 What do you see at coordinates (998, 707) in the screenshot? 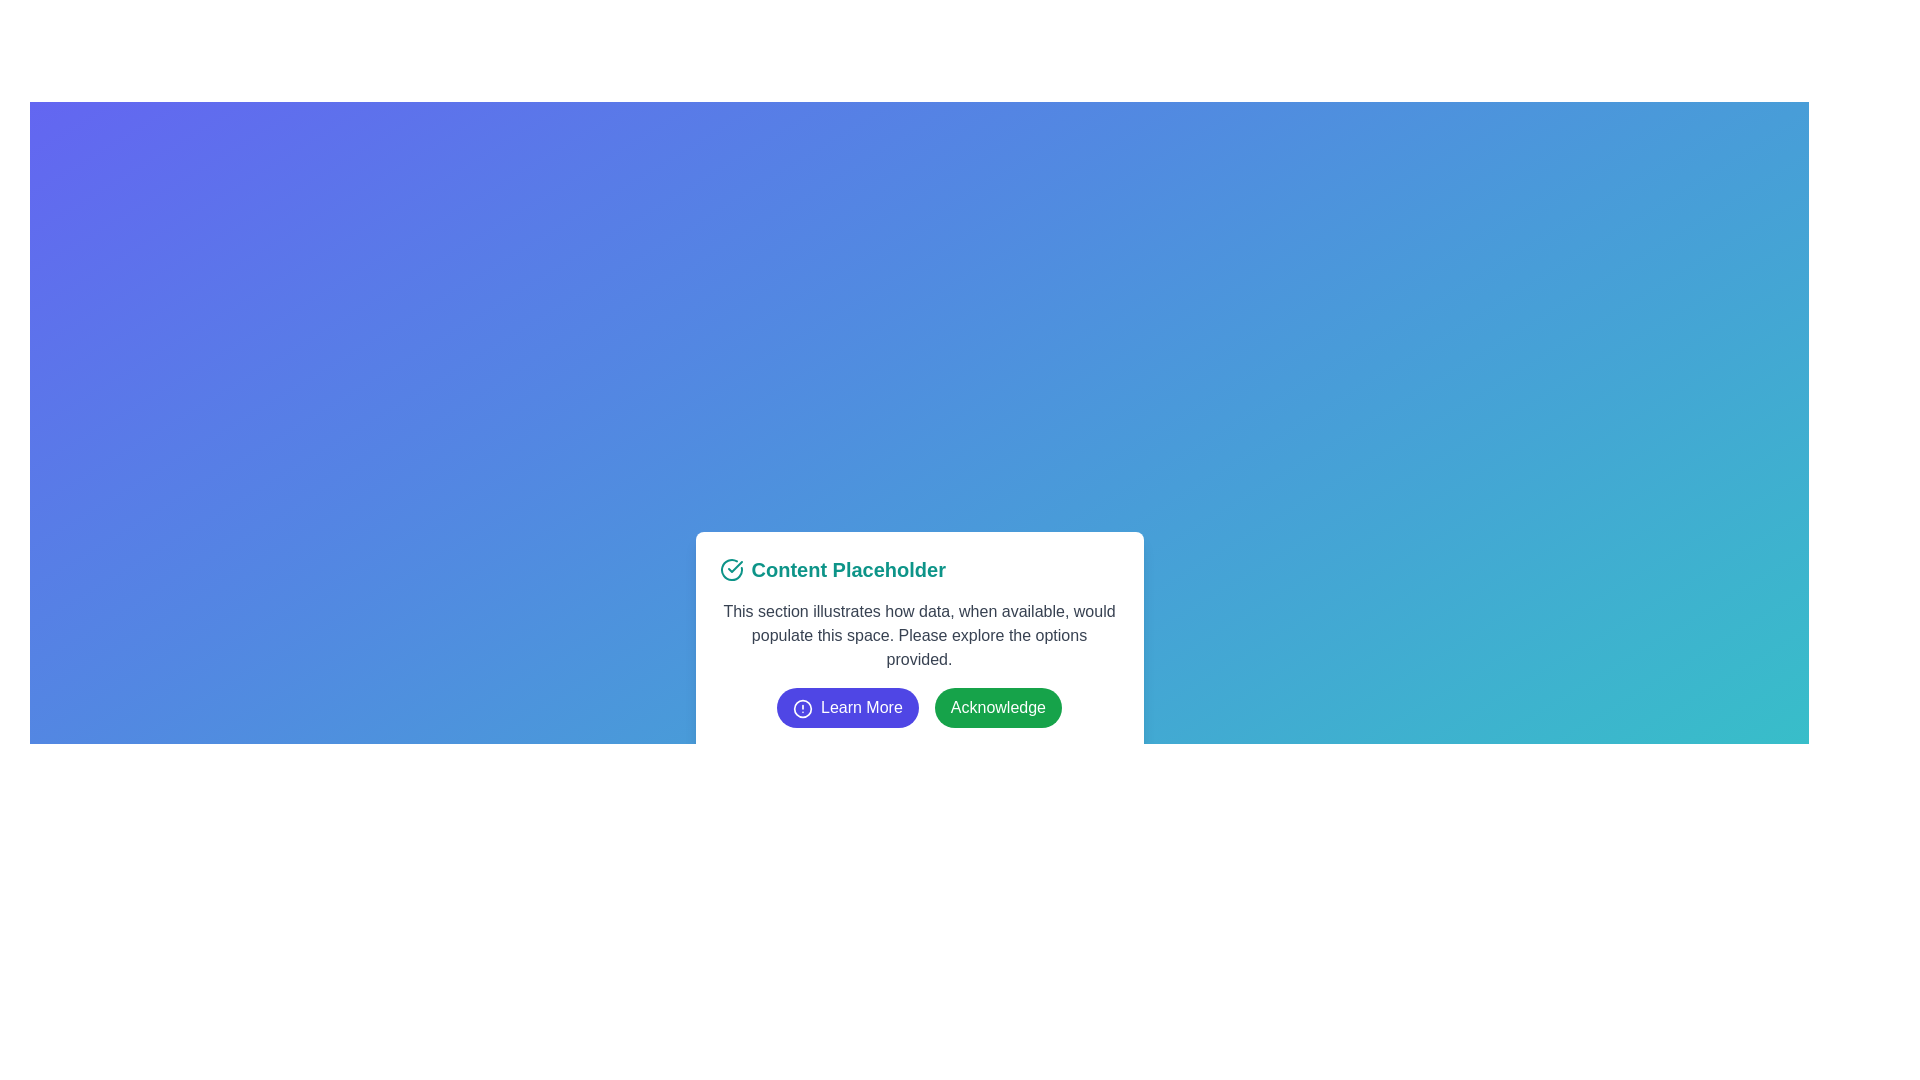
I see `the central acknowledgment button to observe its hover effects` at bounding box center [998, 707].